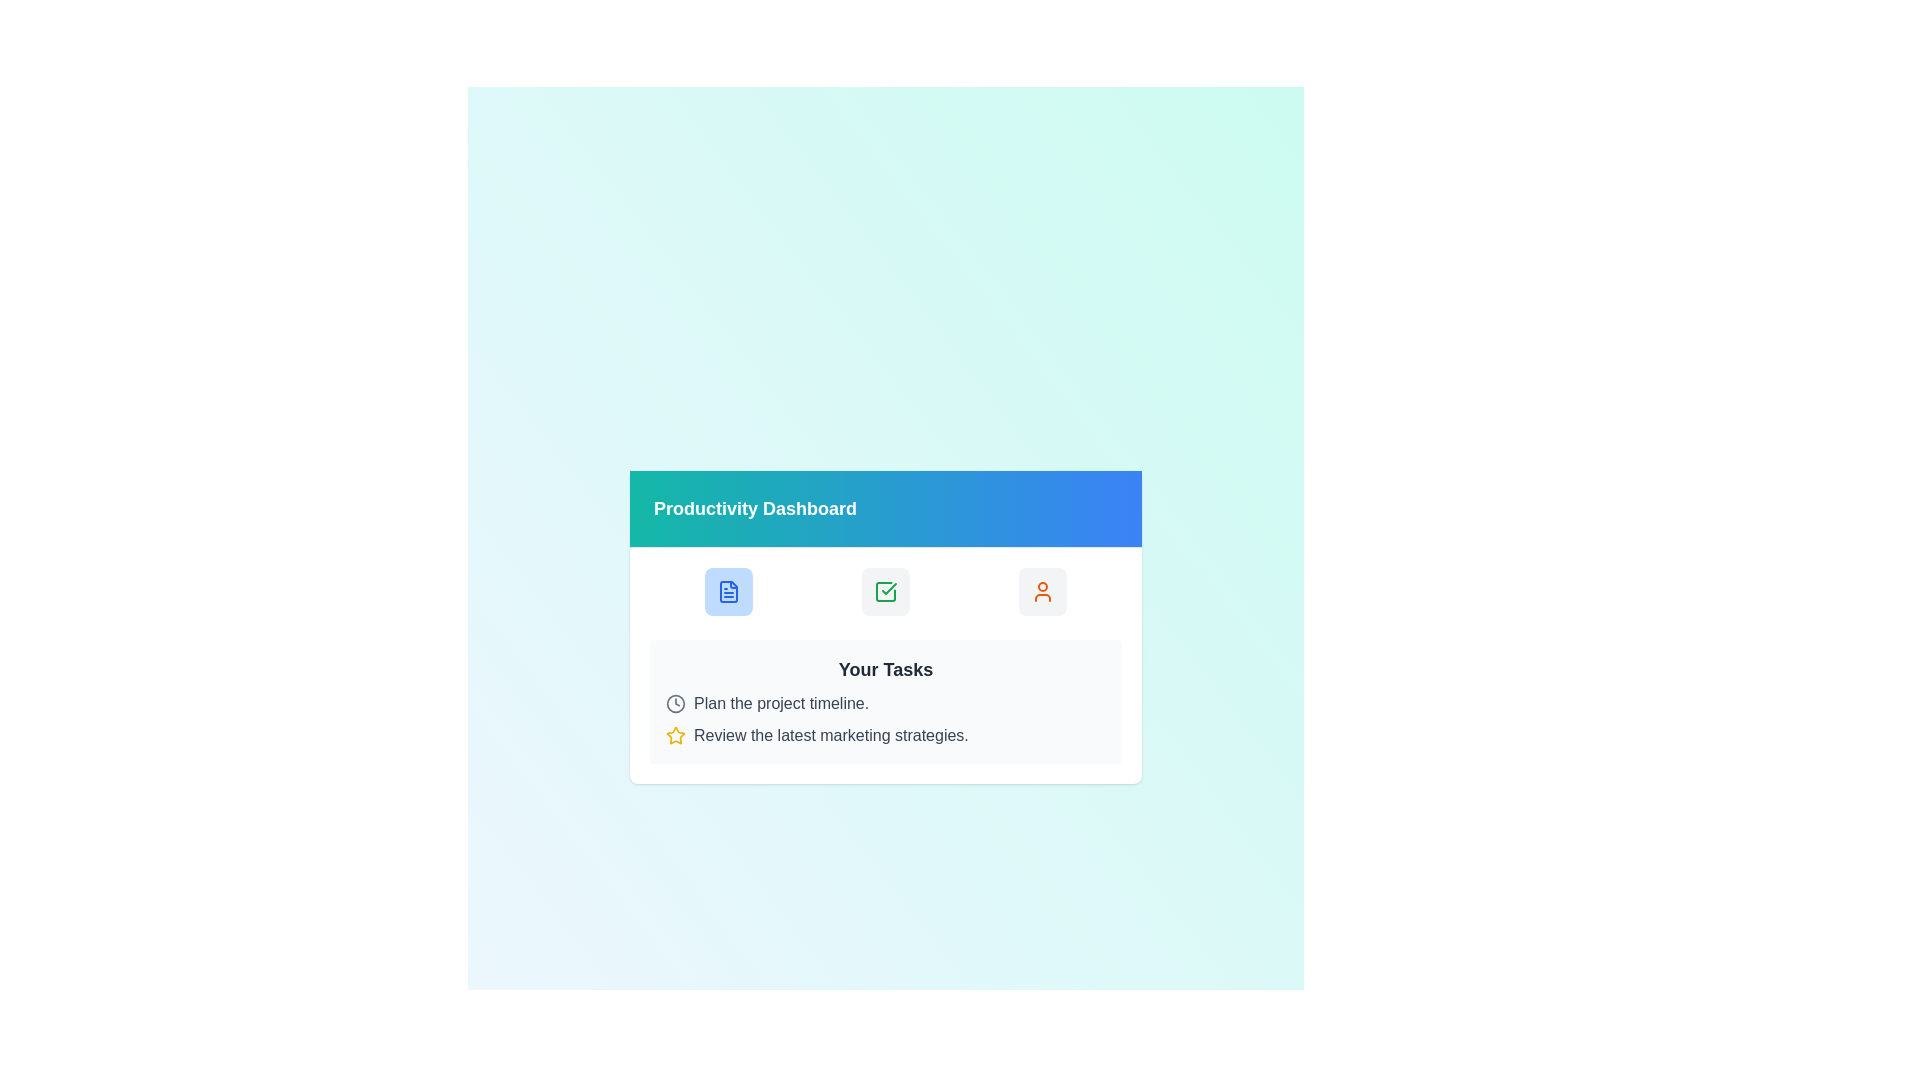 The height and width of the screenshot is (1080, 1920). What do you see at coordinates (676, 735) in the screenshot?
I see `the star icon with a bold yellow-orange color located in the 'Your Tasks' section, to the left of the text 'Review the latest marketing strategies.'` at bounding box center [676, 735].